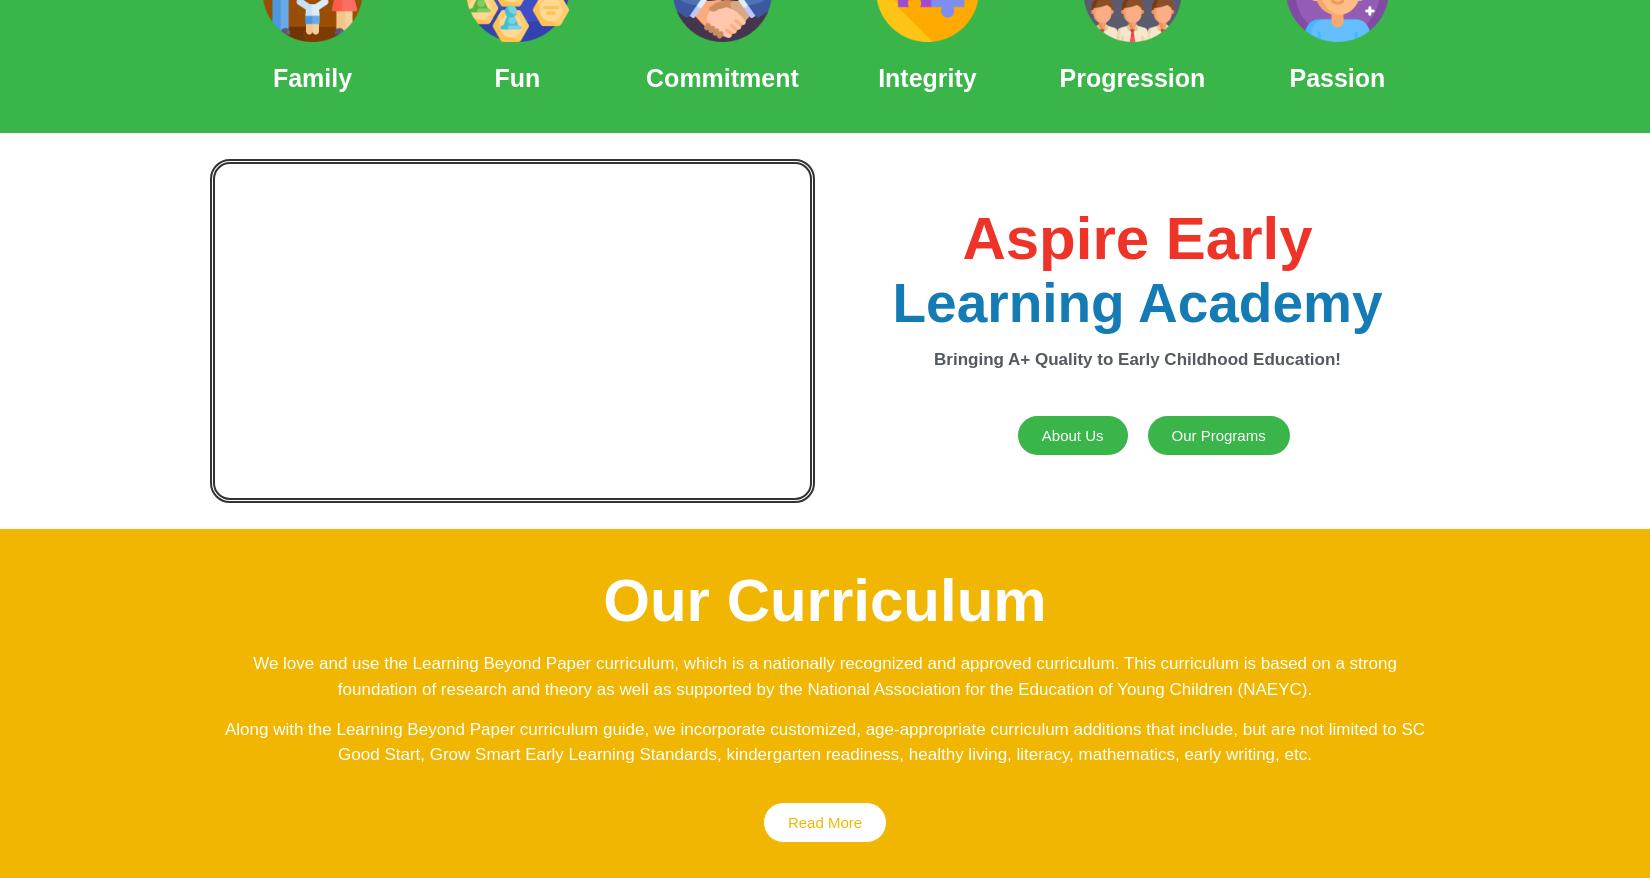 The height and width of the screenshot is (878, 1650). What do you see at coordinates (493, 77) in the screenshot?
I see `'Fun'` at bounding box center [493, 77].